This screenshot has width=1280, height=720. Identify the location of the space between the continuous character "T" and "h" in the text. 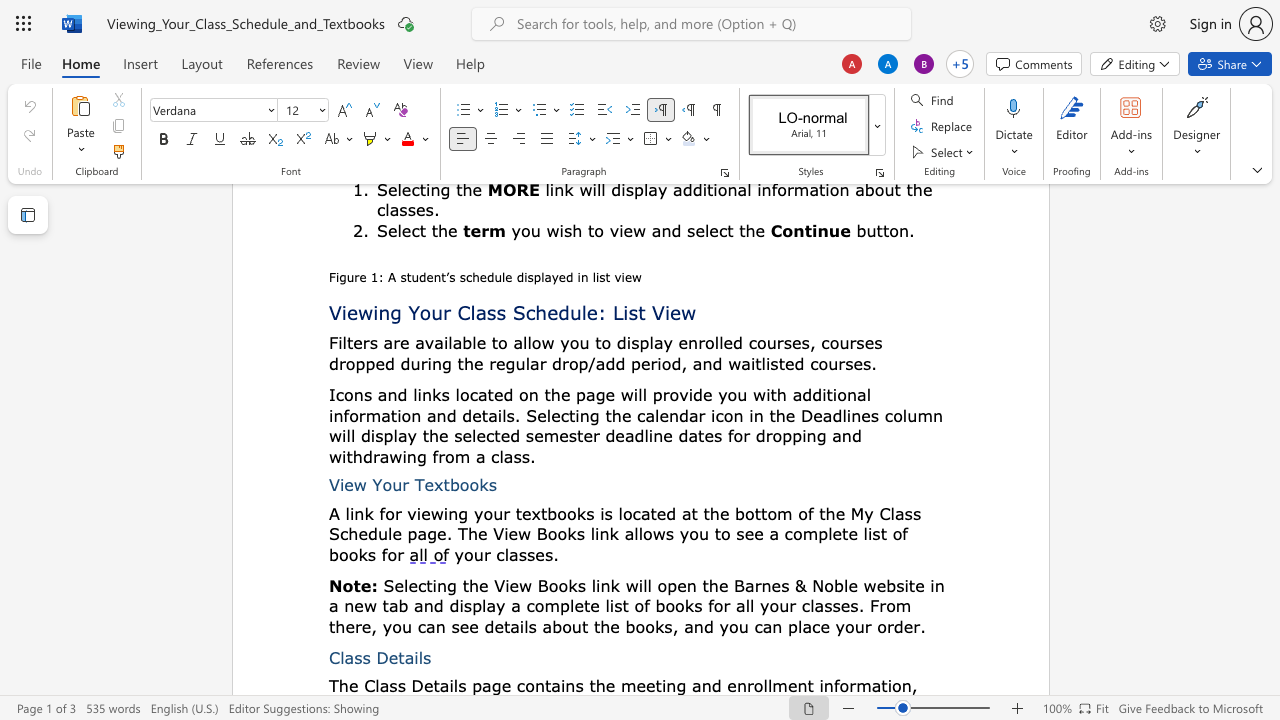
(338, 684).